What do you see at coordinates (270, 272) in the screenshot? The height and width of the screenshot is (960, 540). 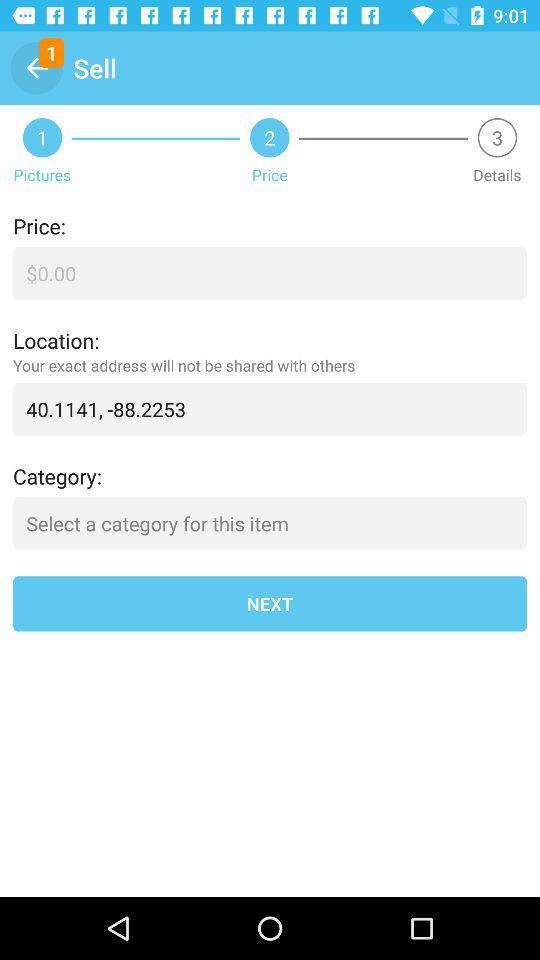 I see `price` at bounding box center [270, 272].